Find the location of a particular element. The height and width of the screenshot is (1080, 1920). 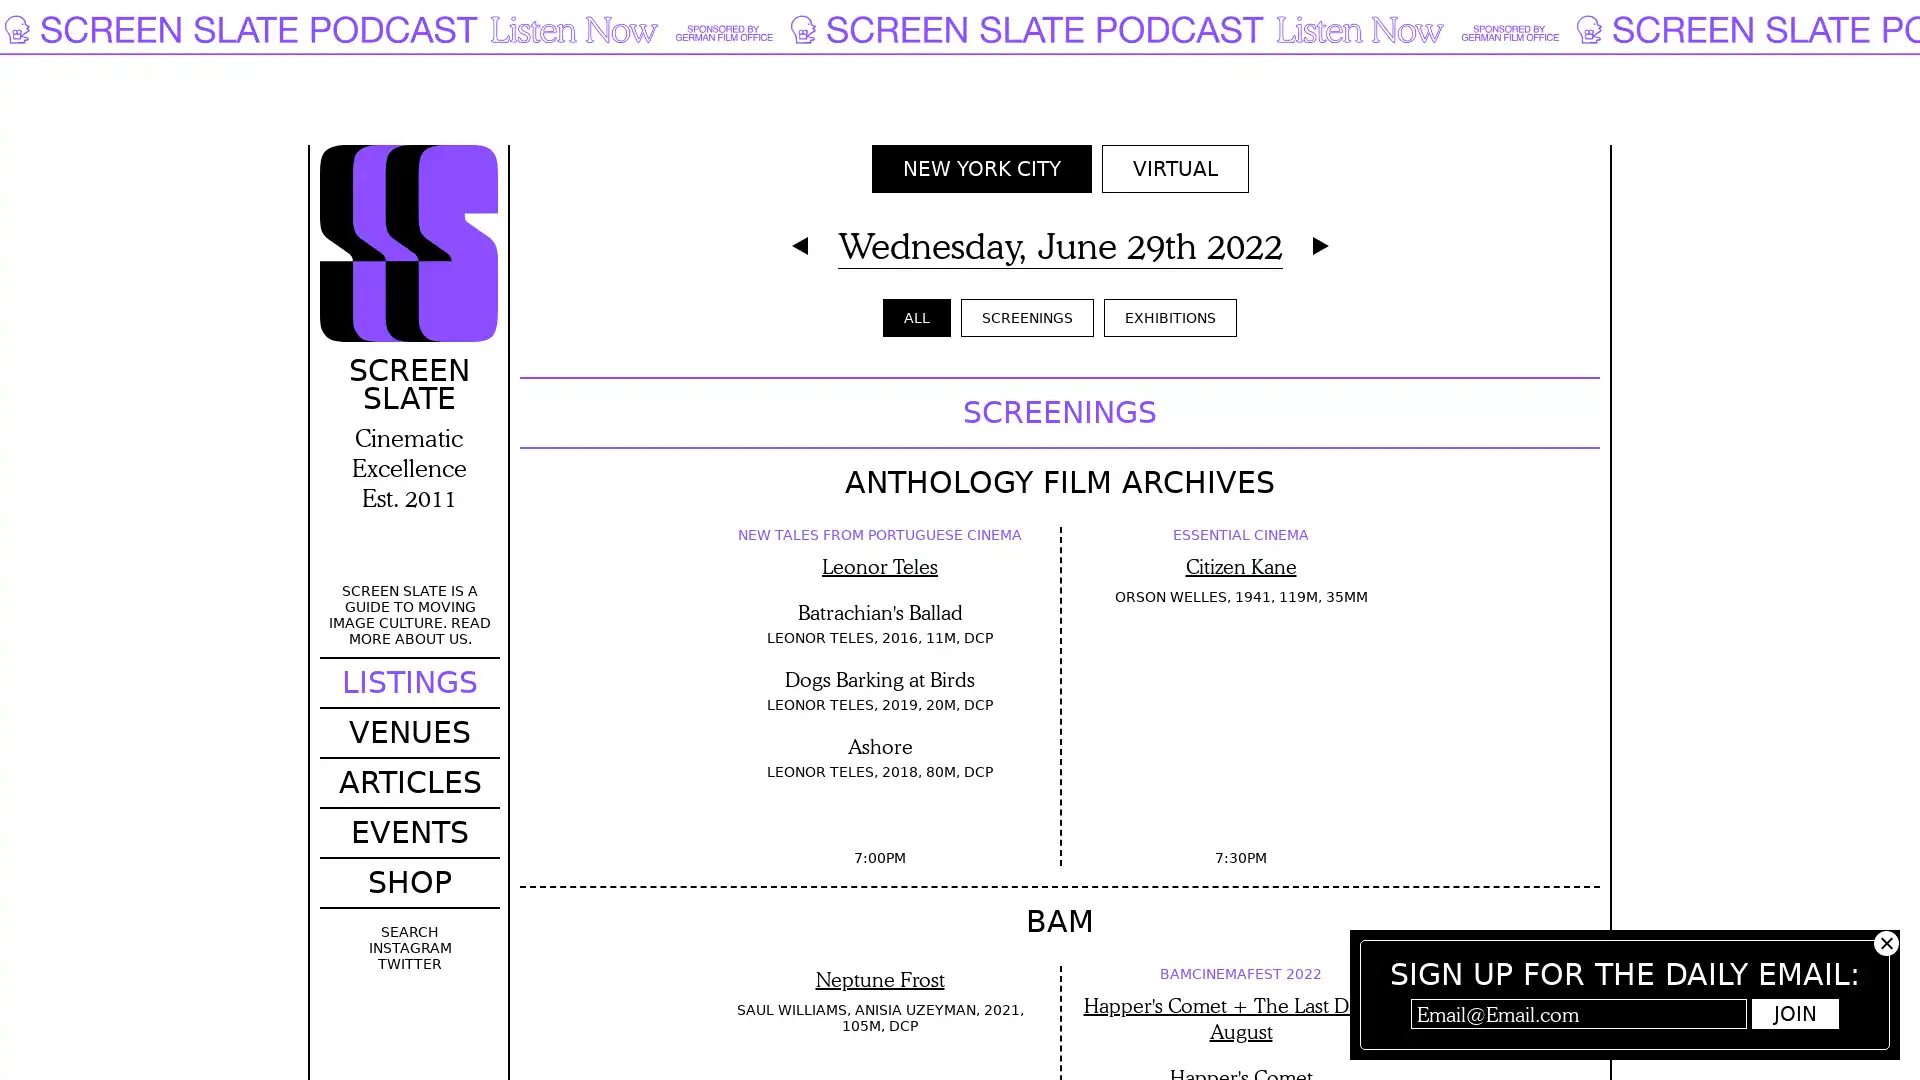

Previous Day is located at coordinates (797, 245).